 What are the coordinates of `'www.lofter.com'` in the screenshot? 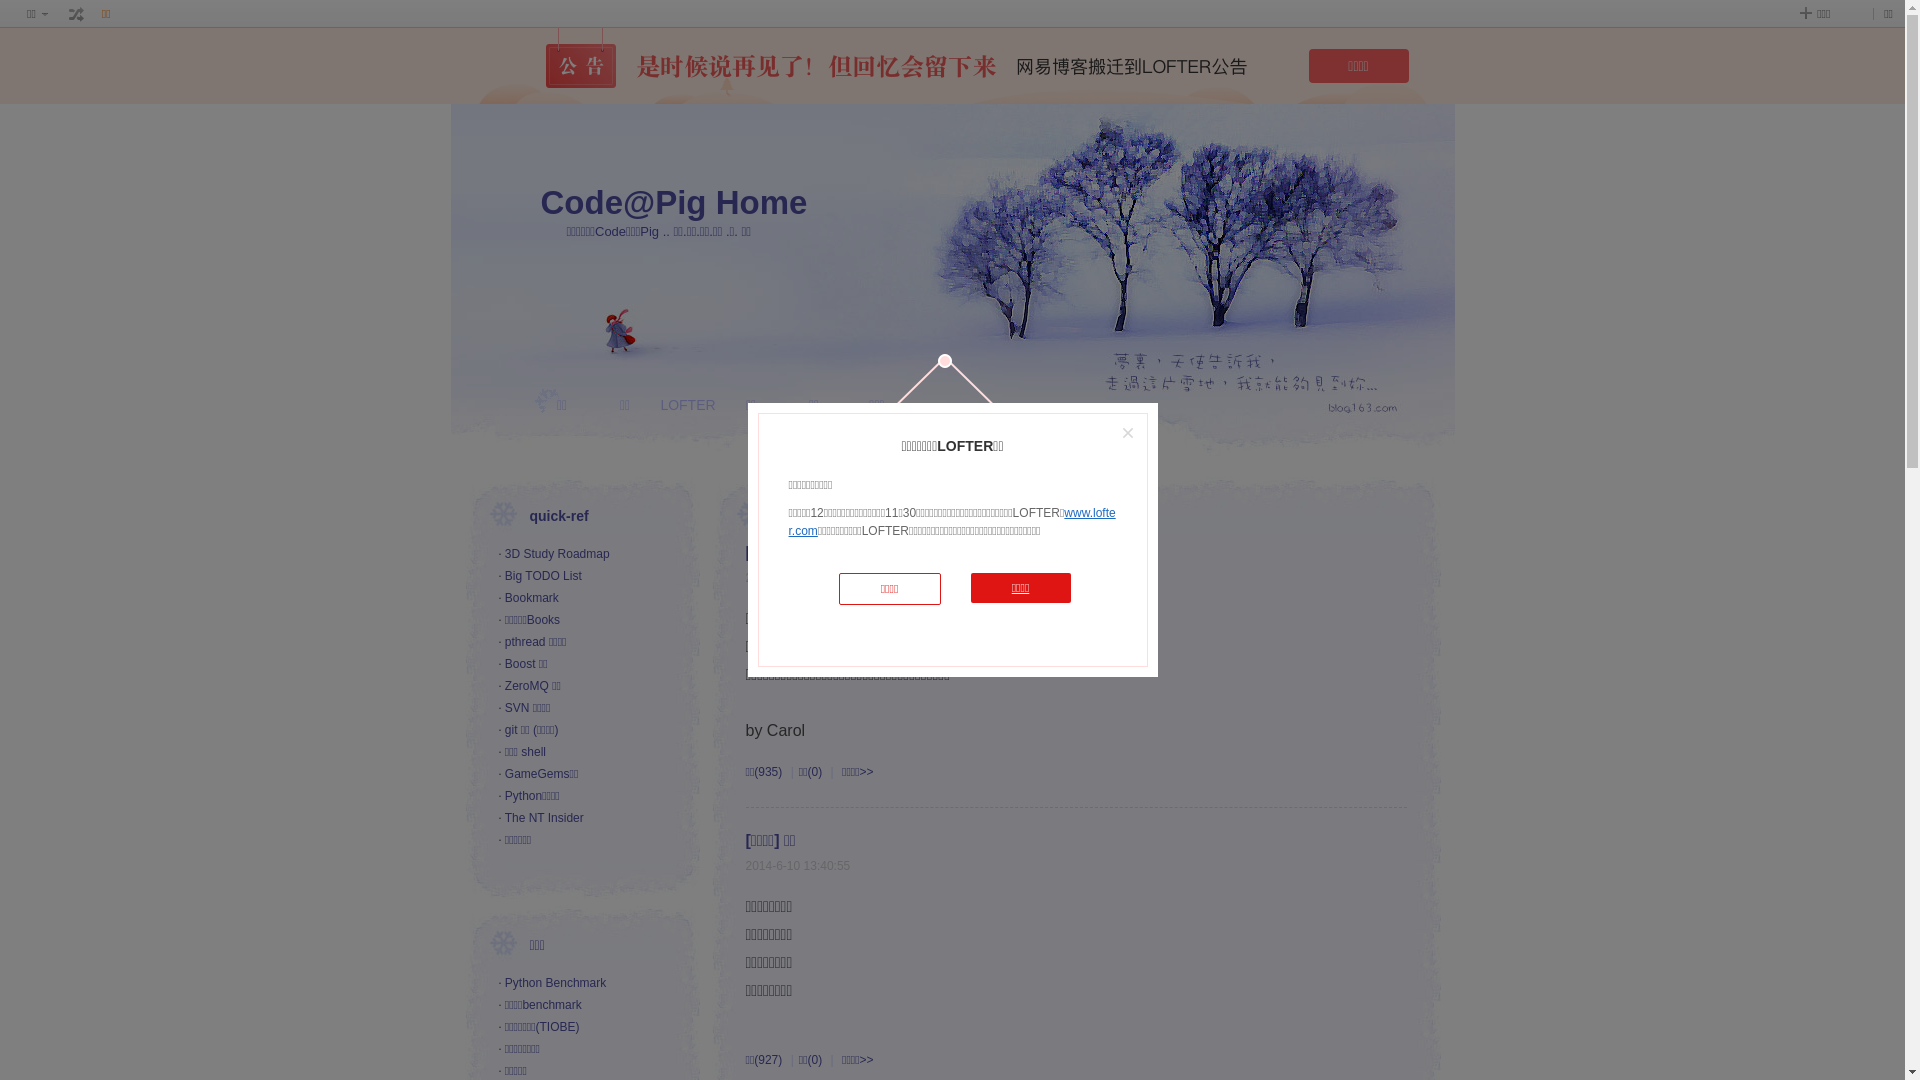 It's located at (950, 520).